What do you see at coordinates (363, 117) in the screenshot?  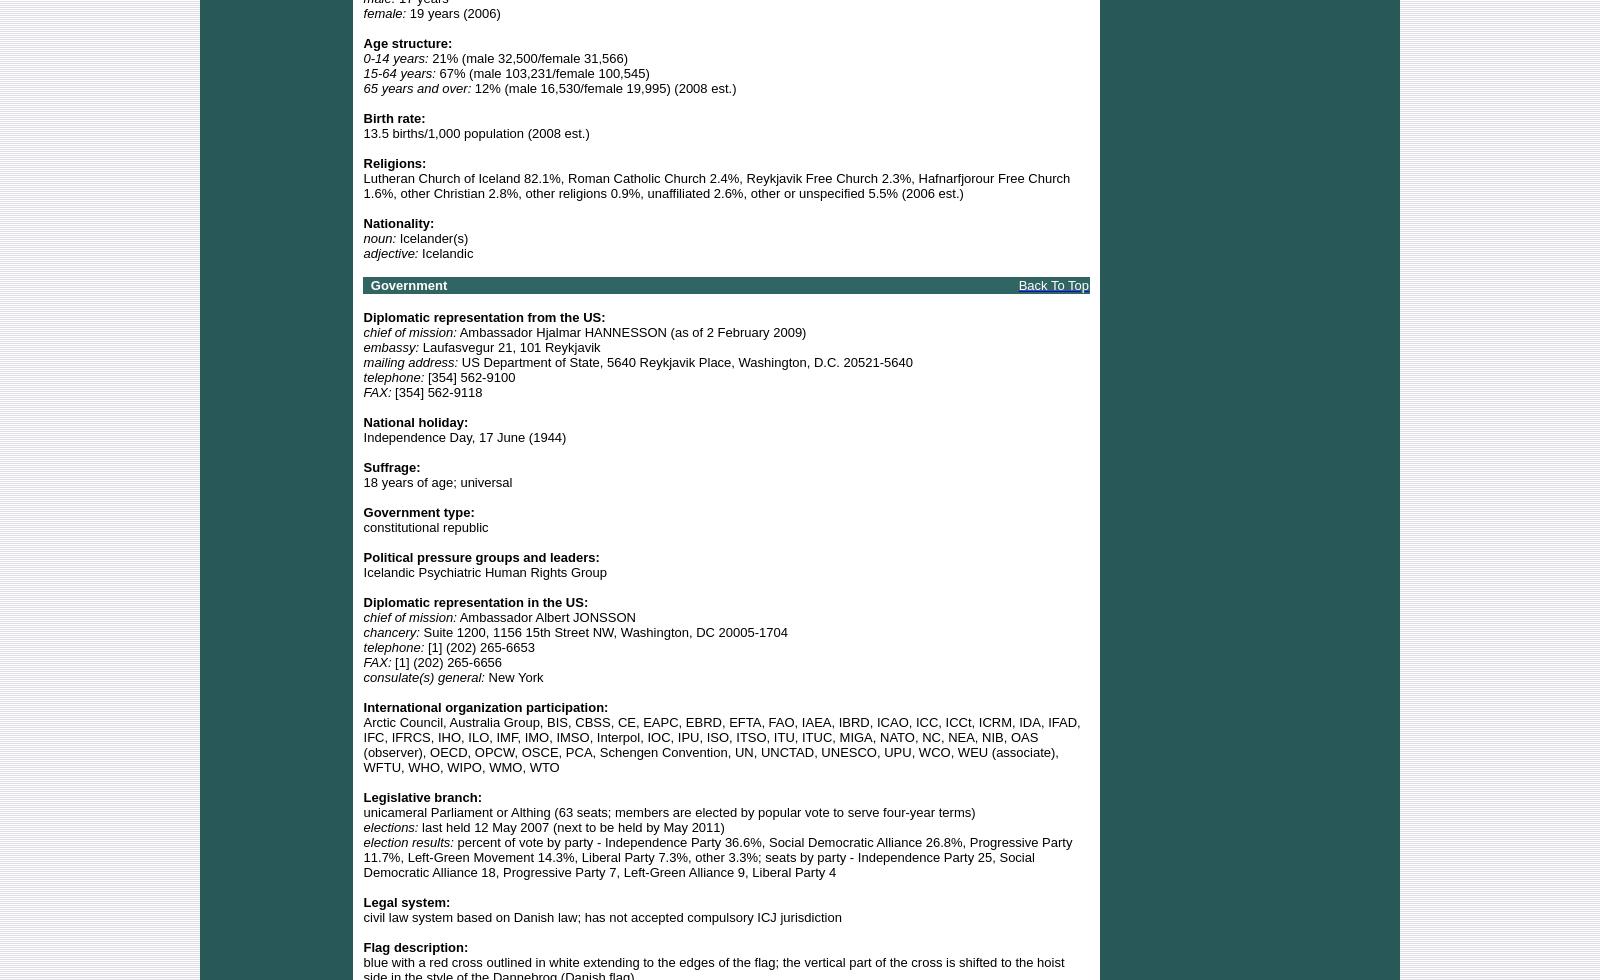 I see `'Birth rate:'` at bounding box center [363, 117].